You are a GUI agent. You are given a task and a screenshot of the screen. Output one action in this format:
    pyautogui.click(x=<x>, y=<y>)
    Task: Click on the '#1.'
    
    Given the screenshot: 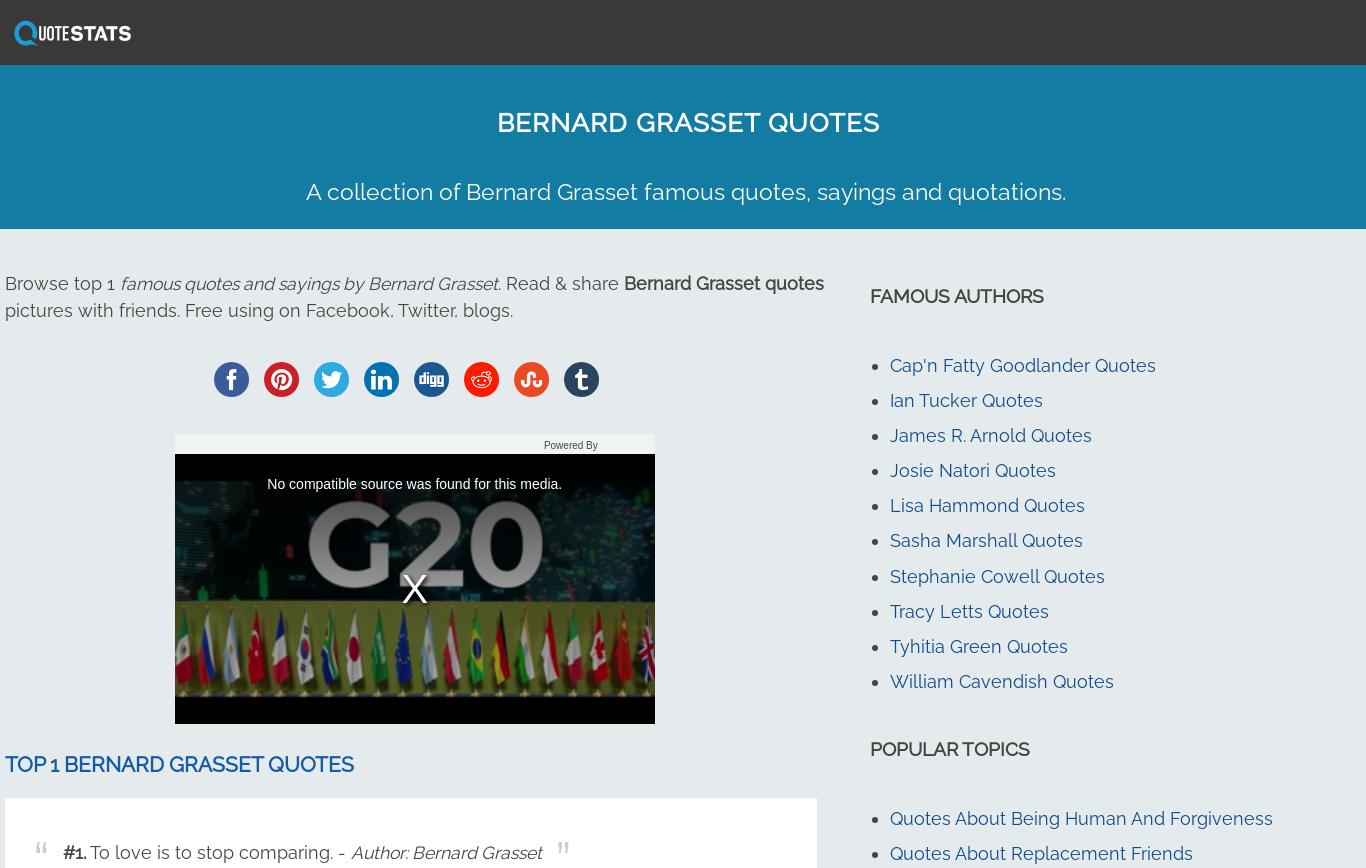 What is the action you would take?
    pyautogui.click(x=74, y=852)
    